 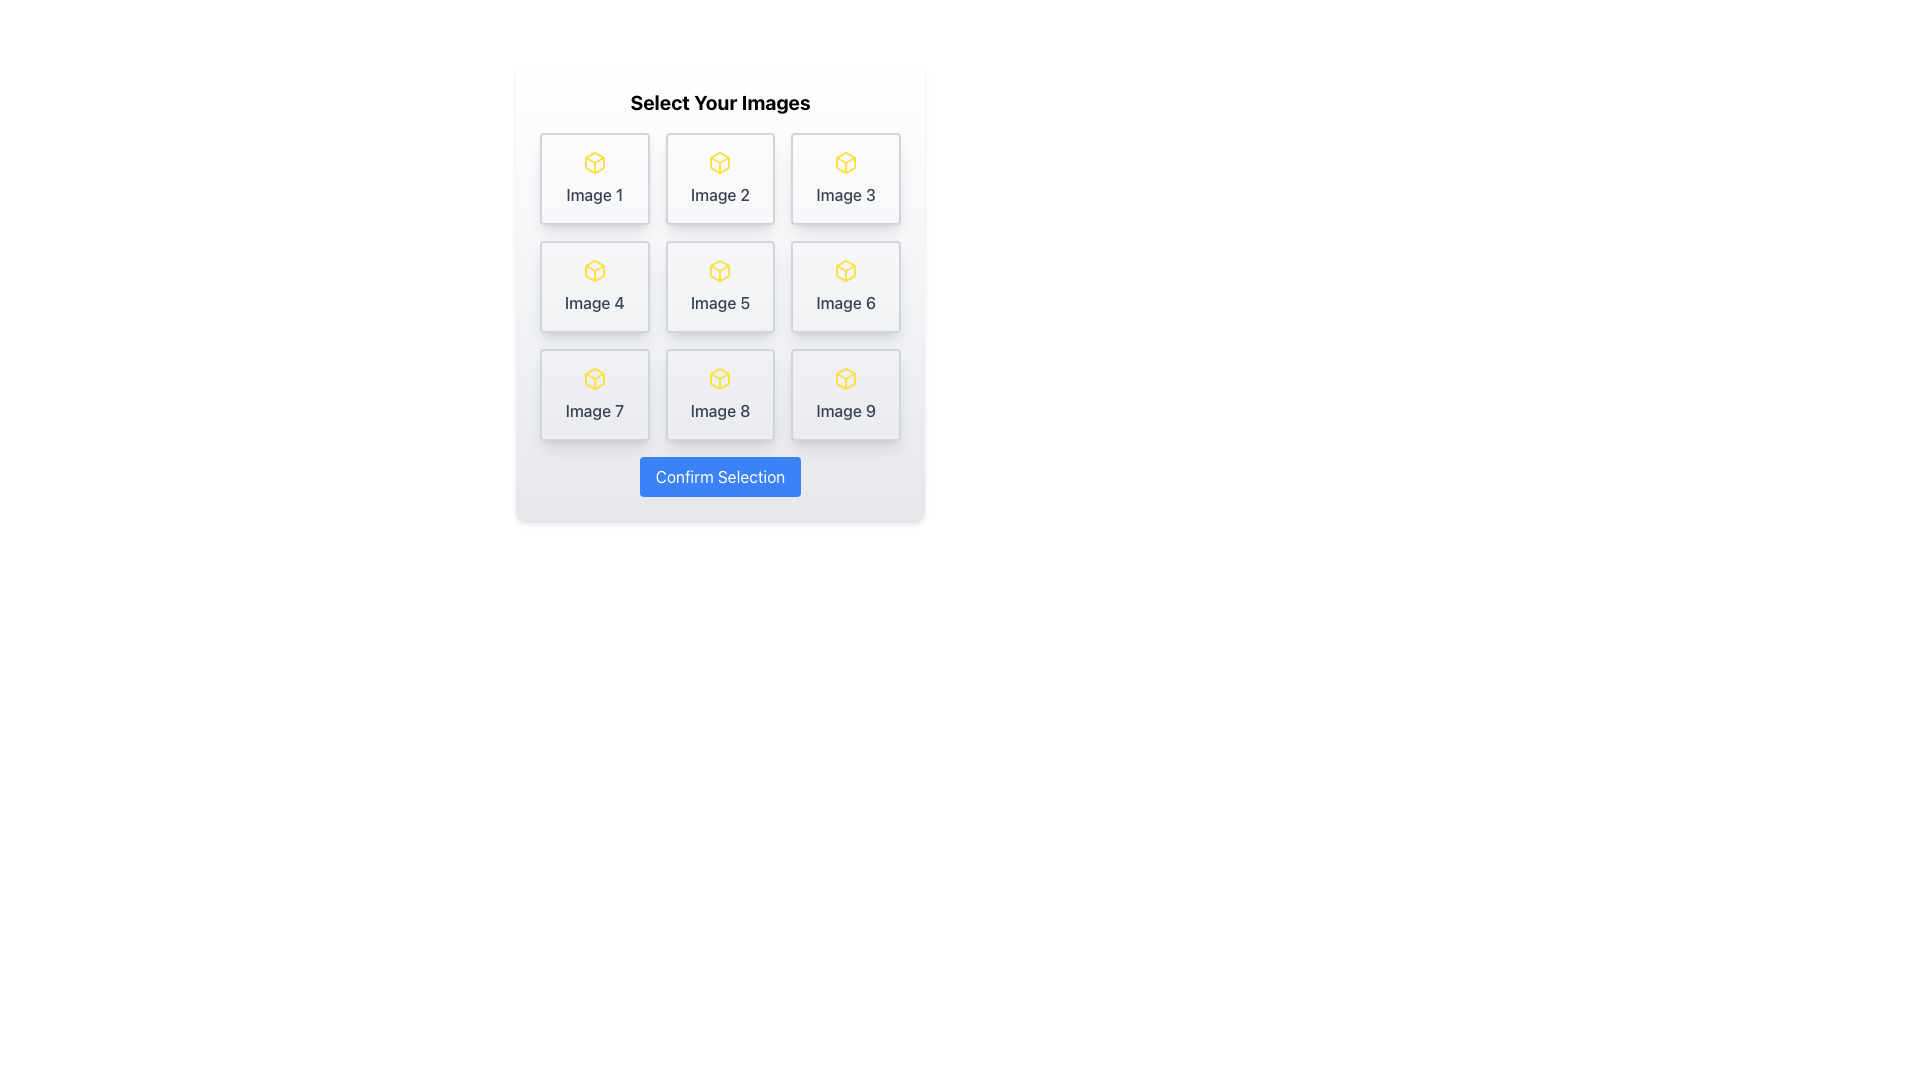 I want to click on the 'Image 4' button, which is the fourth item in a 3x3 grid layout, so click(x=593, y=270).